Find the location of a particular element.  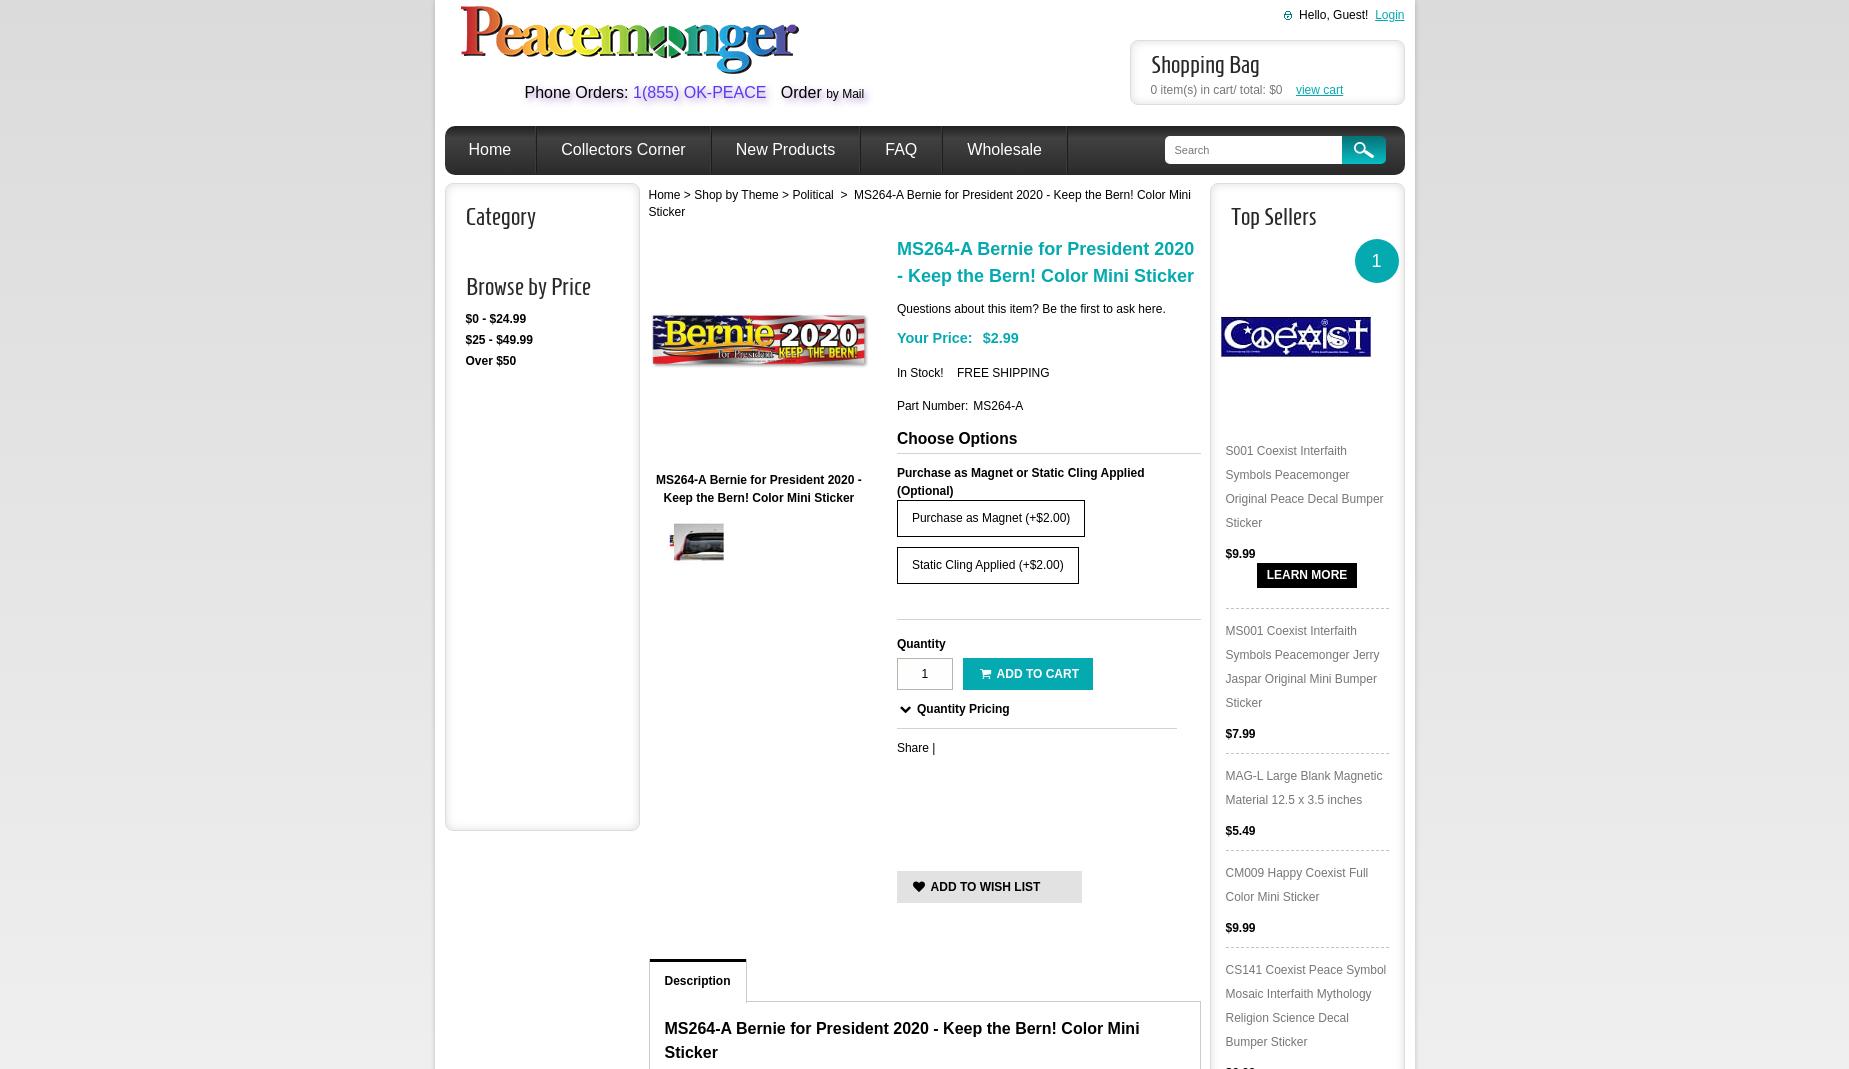

'$0 - $24.99' is located at coordinates (494, 317).